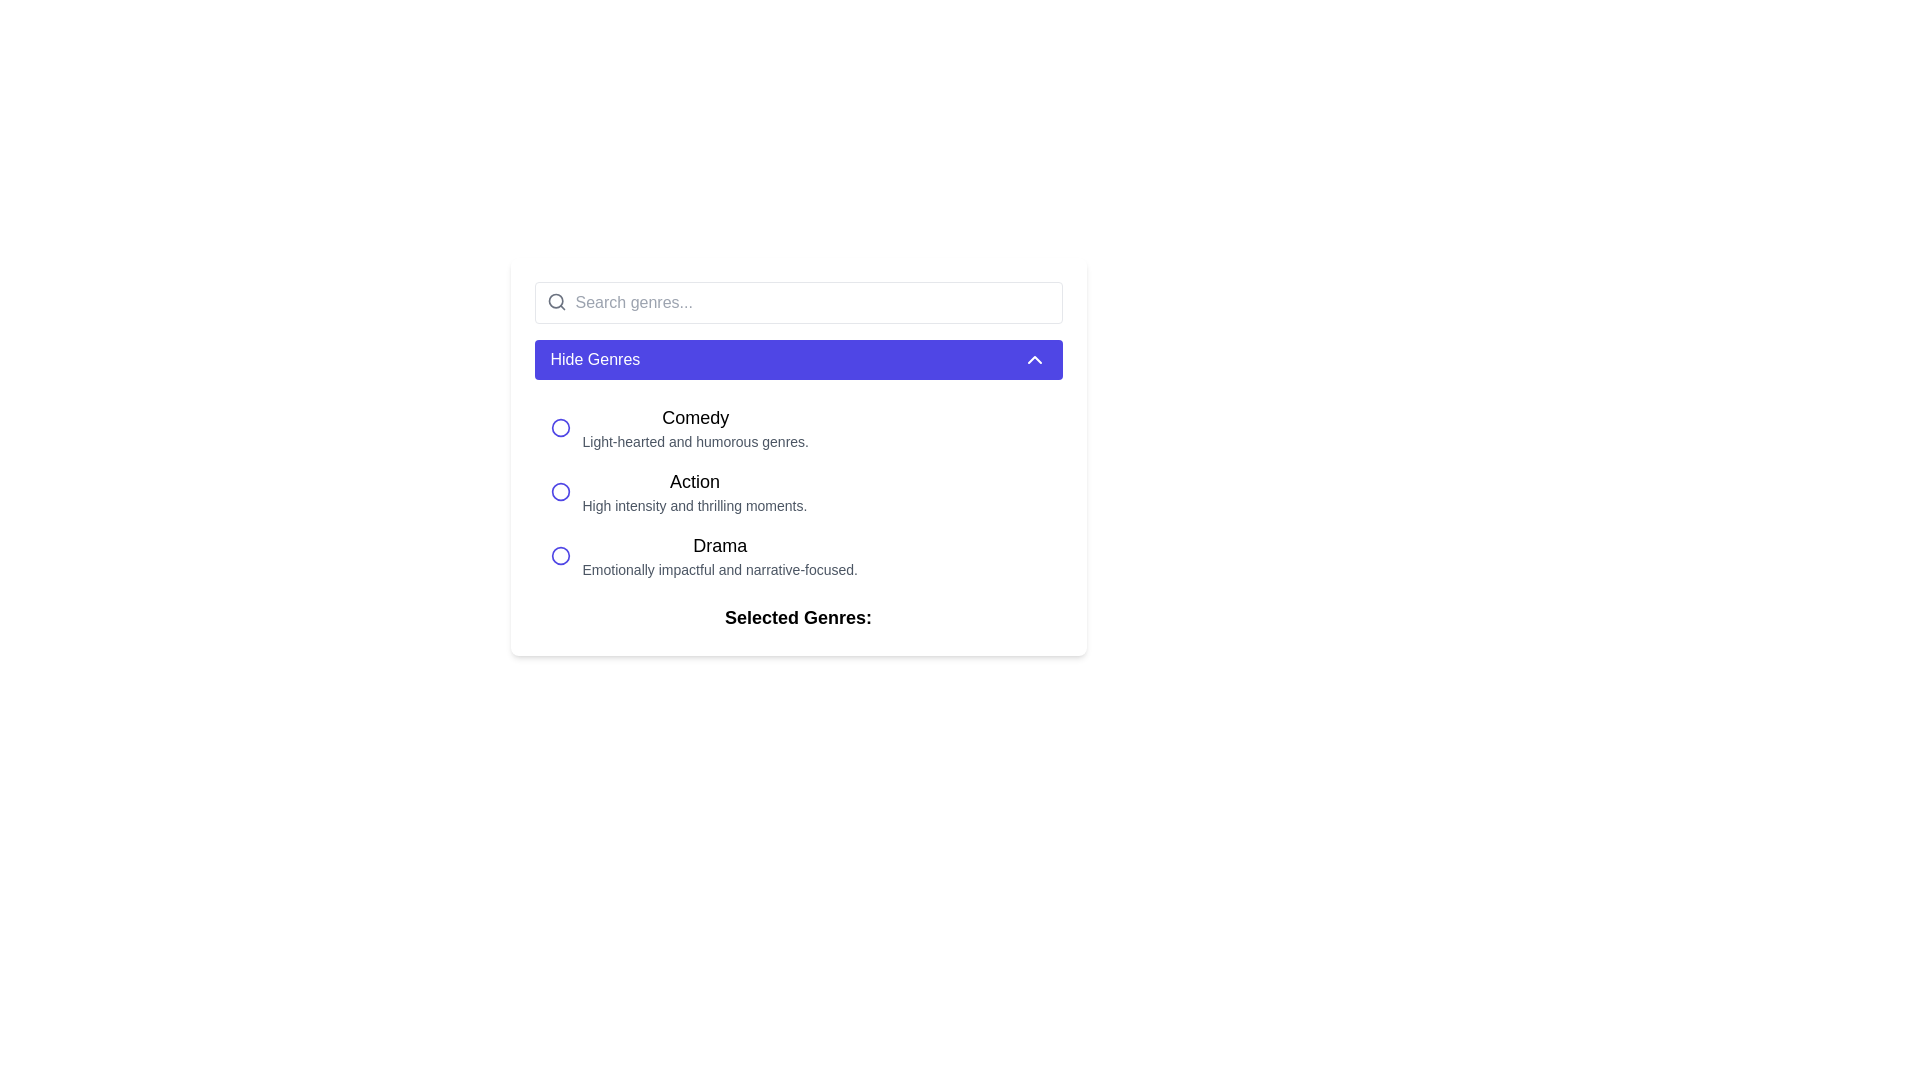 The image size is (1920, 1080). I want to click on the search icon located at the left interior edge of the search area, which signifies the search functionality of the input field, so click(556, 301).